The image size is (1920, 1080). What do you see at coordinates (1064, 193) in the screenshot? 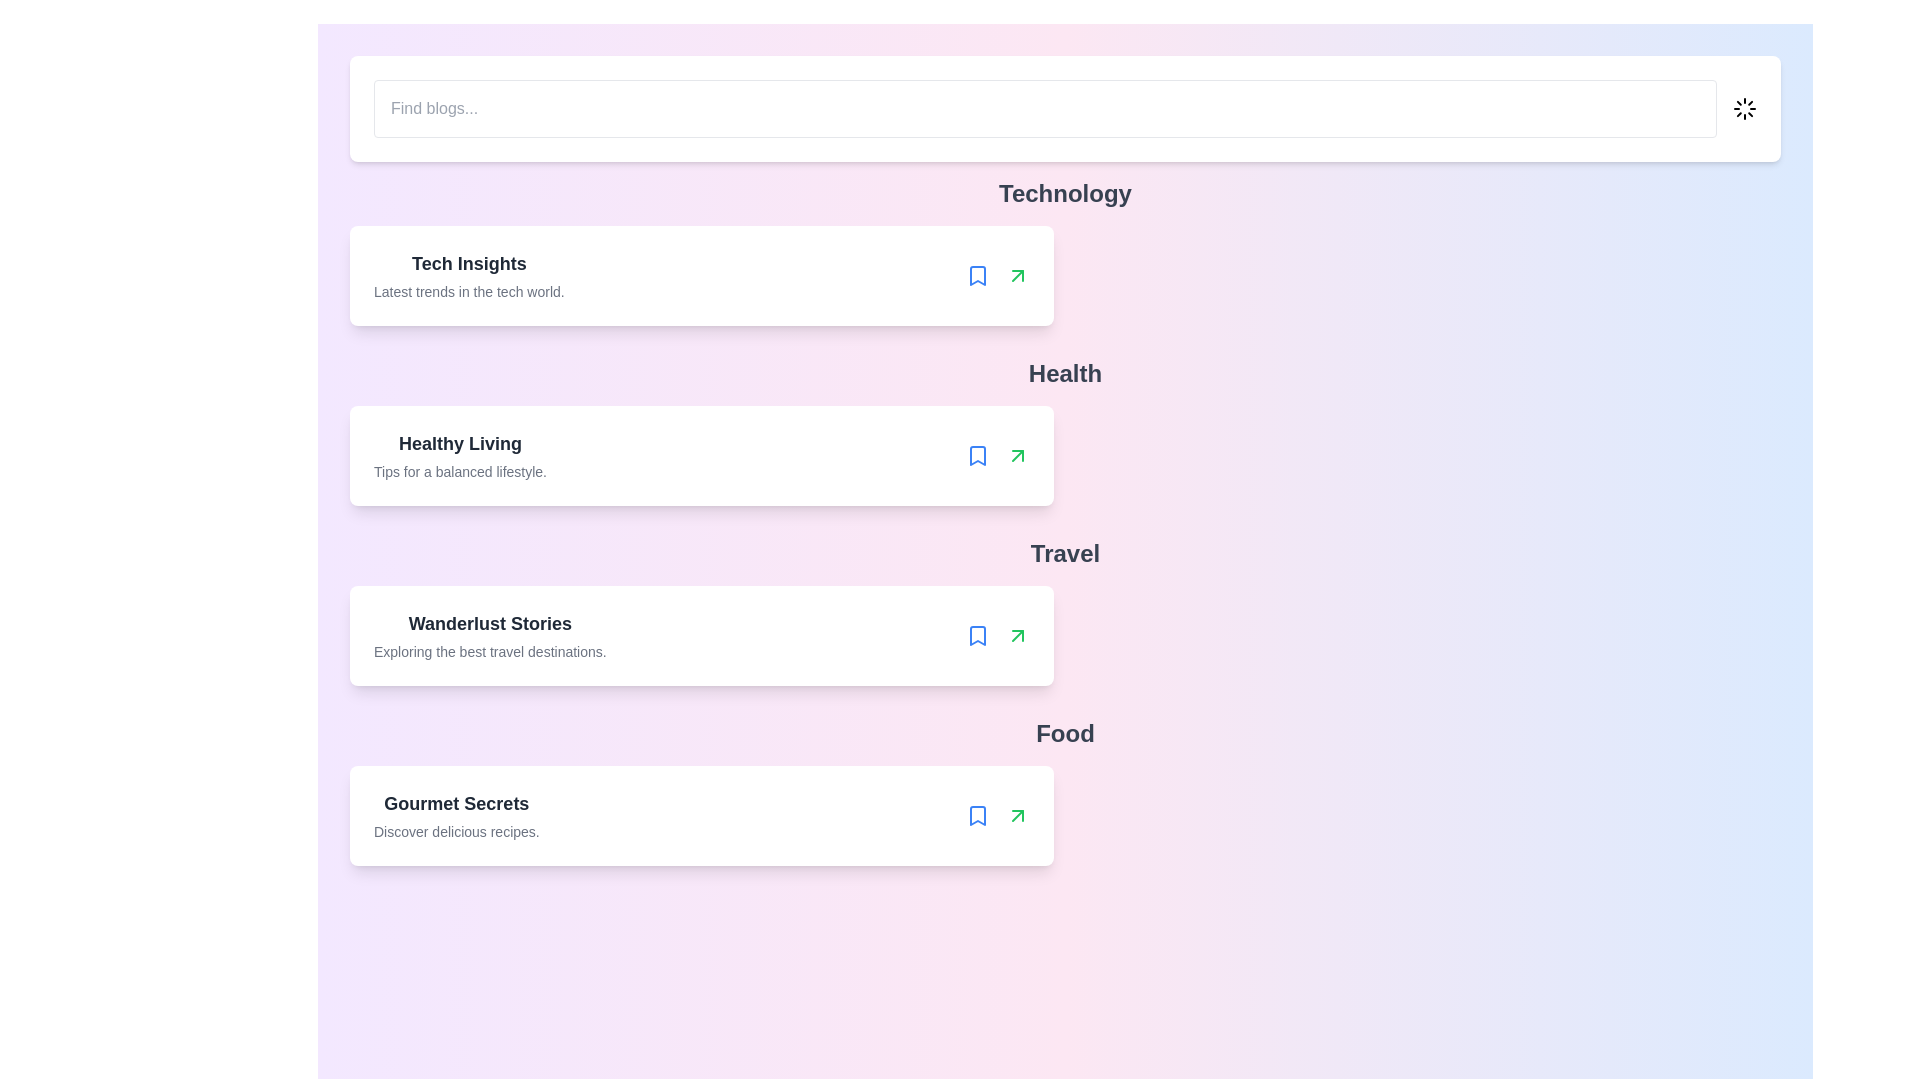
I see `the Text label, which serves as a section title or category label located at the top center of the interface` at bounding box center [1064, 193].